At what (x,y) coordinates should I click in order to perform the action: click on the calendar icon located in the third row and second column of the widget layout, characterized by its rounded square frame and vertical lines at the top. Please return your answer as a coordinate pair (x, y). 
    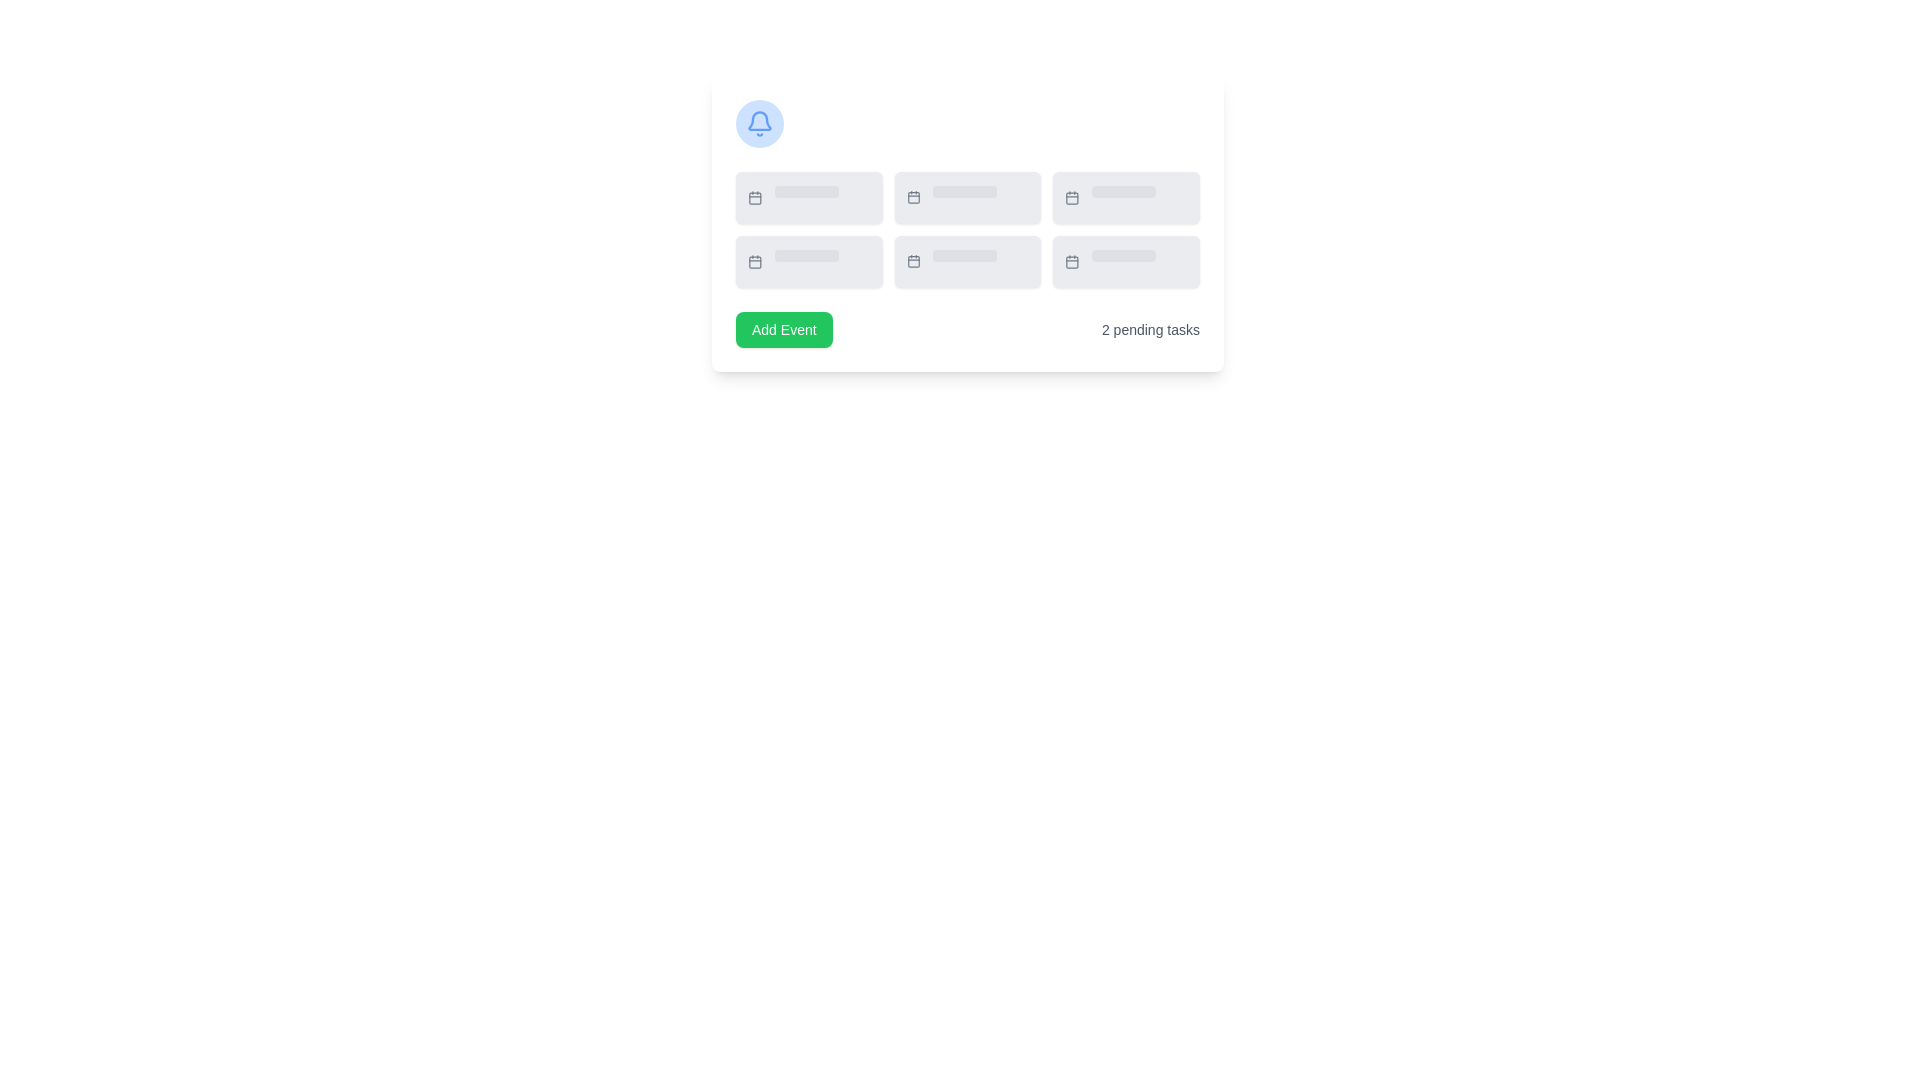
    Looking at the image, I should click on (1071, 261).